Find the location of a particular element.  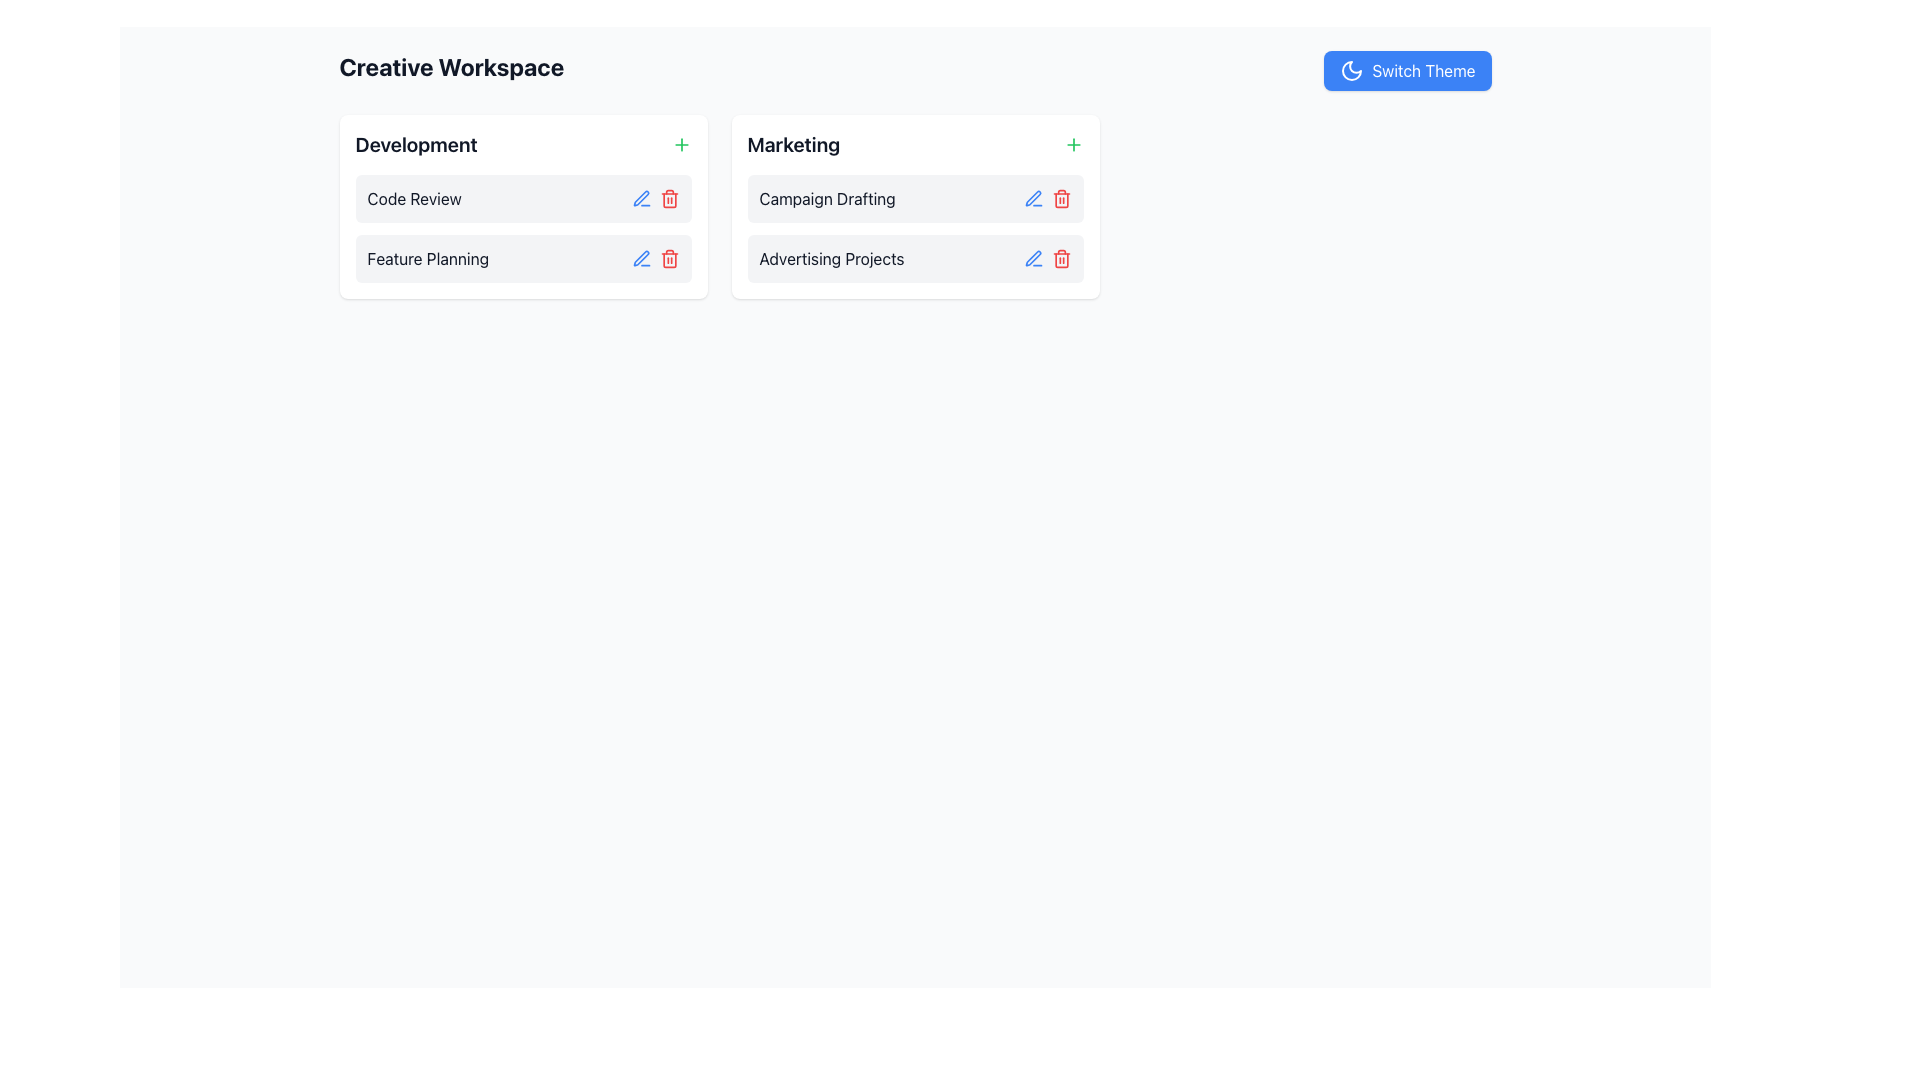

text displayed in the header Text Label located at the top-left corner of the interface, which indicates the current workspace context is located at coordinates (450, 69).